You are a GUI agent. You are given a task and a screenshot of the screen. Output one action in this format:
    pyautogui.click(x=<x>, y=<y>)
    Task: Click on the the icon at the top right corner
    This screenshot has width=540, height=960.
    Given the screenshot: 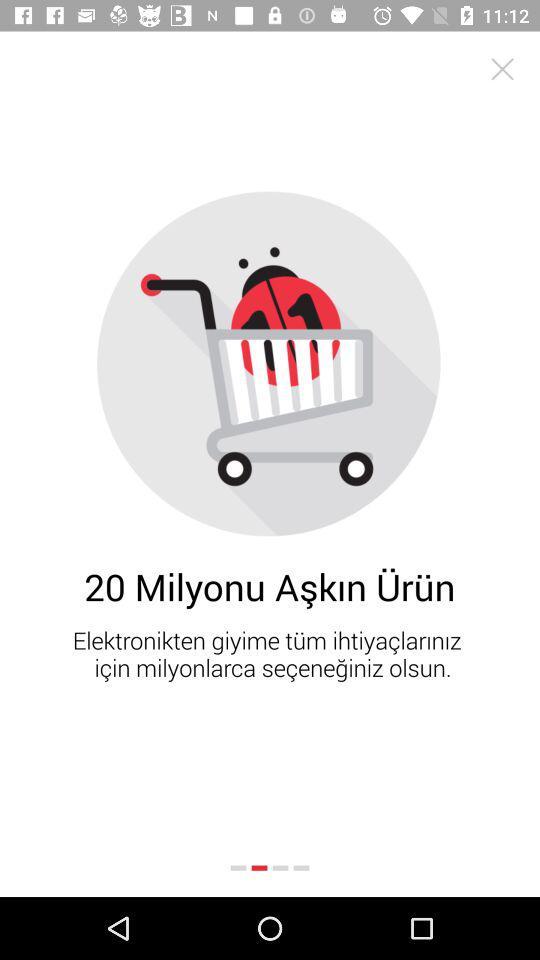 What is the action you would take?
    pyautogui.click(x=501, y=69)
    